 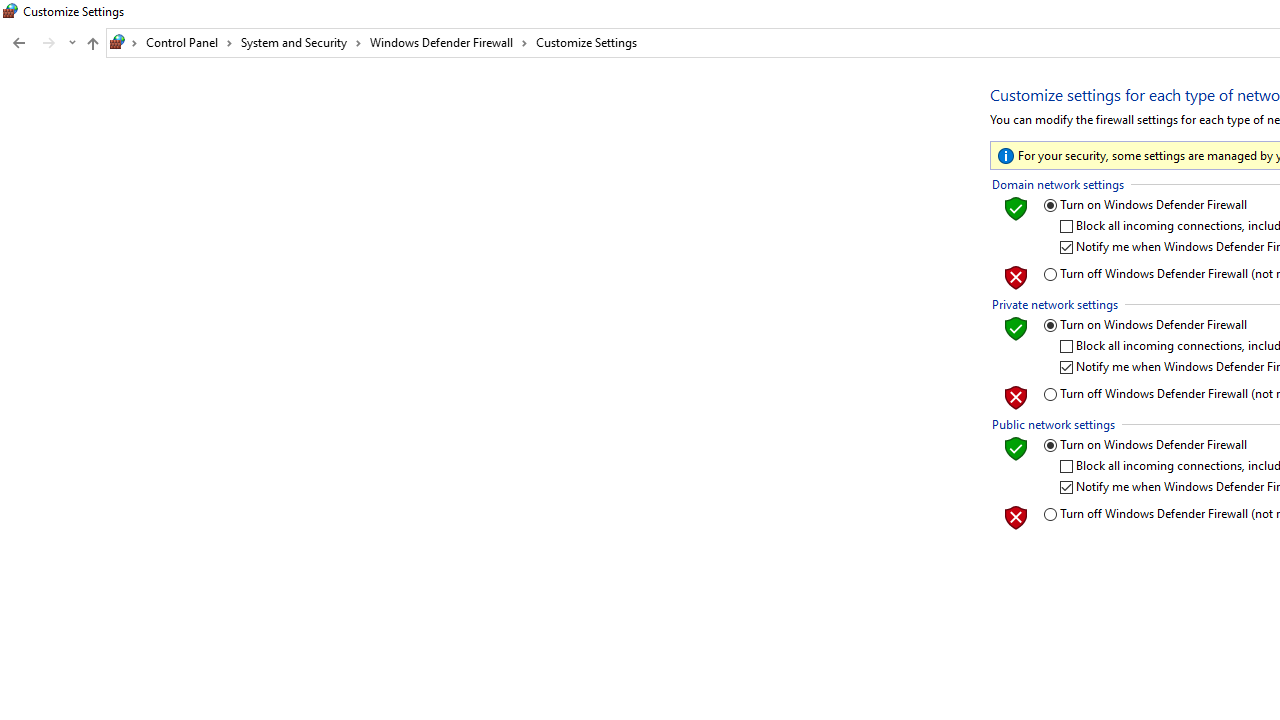 What do you see at coordinates (91, 45) in the screenshot?
I see `'Up band toolbar'` at bounding box center [91, 45].